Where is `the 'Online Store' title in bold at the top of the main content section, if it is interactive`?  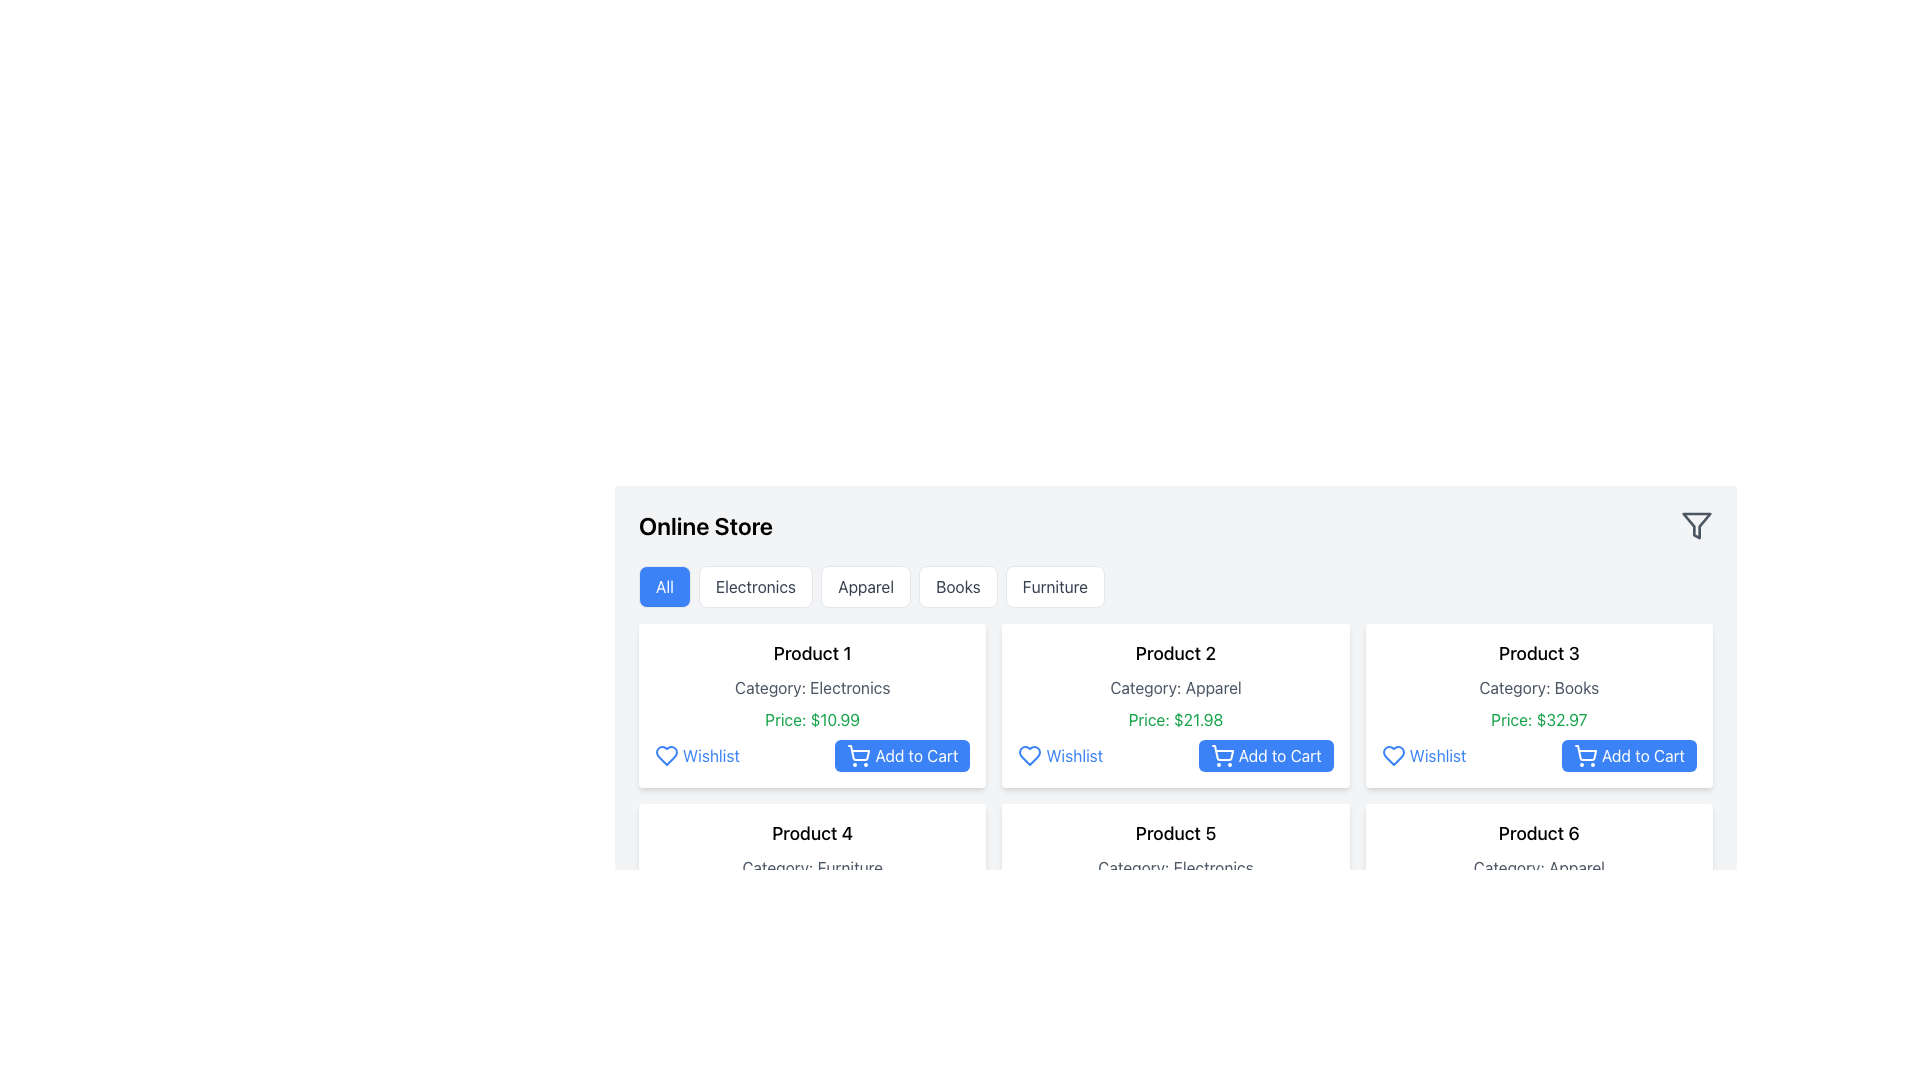 the 'Online Store' title in bold at the top of the main content section, if it is interactive is located at coordinates (1176, 524).